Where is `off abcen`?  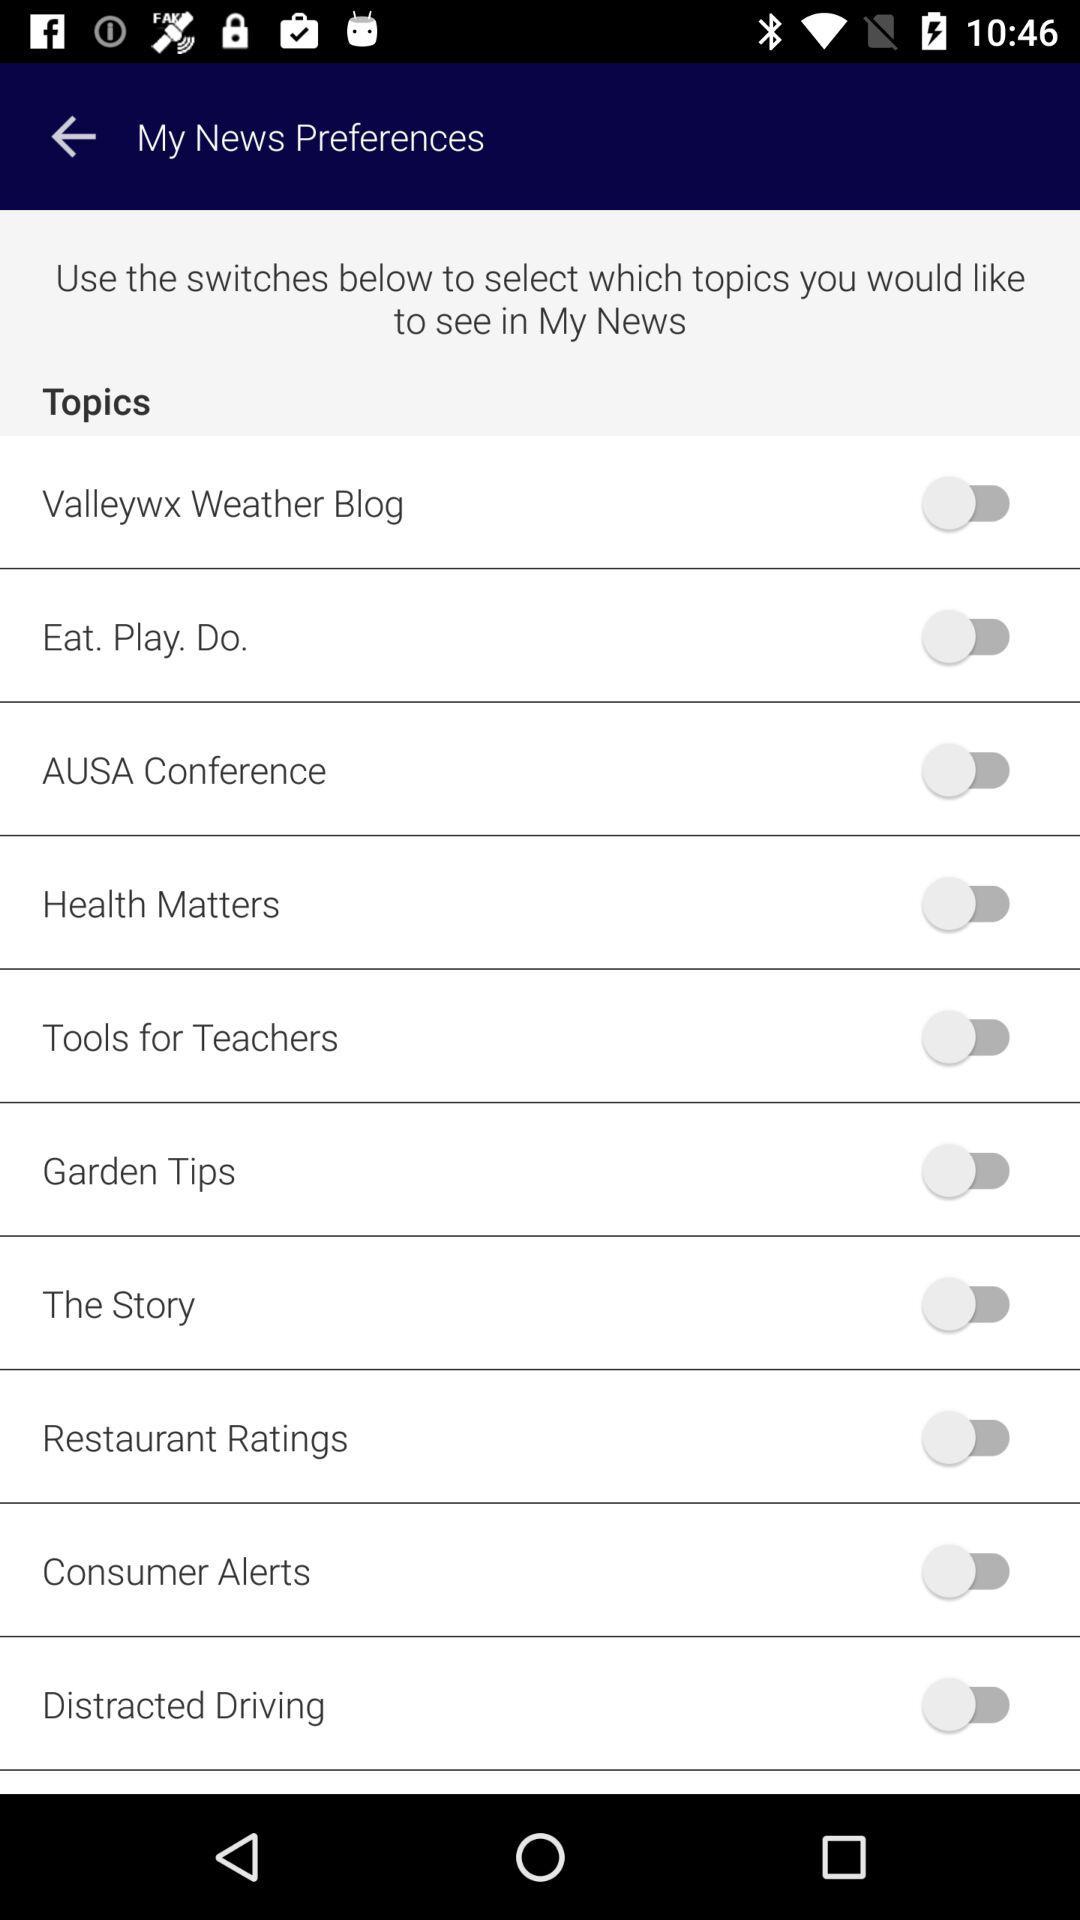 off abcen is located at coordinates (974, 768).